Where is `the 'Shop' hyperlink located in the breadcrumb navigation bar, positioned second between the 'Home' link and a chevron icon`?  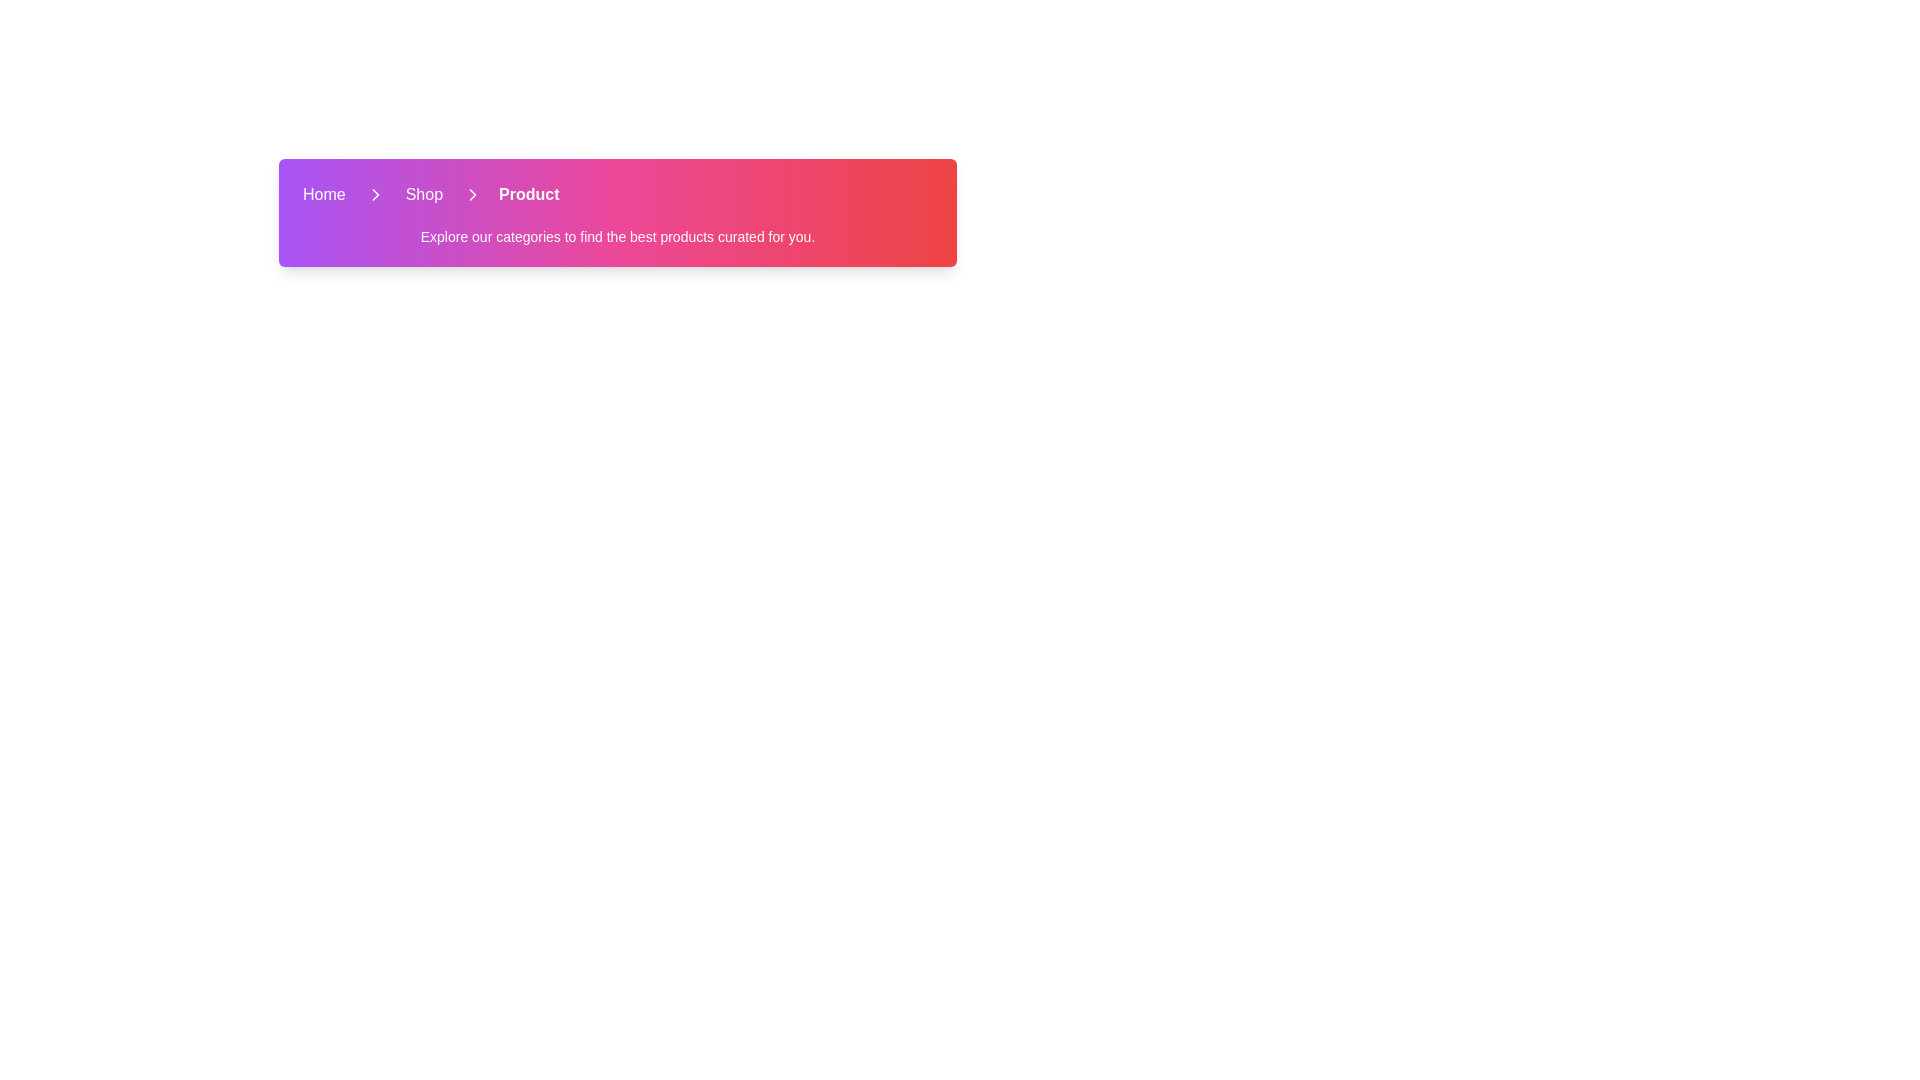 the 'Shop' hyperlink located in the breadcrumb navigation bar, positioned second between the 'Home' link and a chevron icon is located at coordinates (423, 195).